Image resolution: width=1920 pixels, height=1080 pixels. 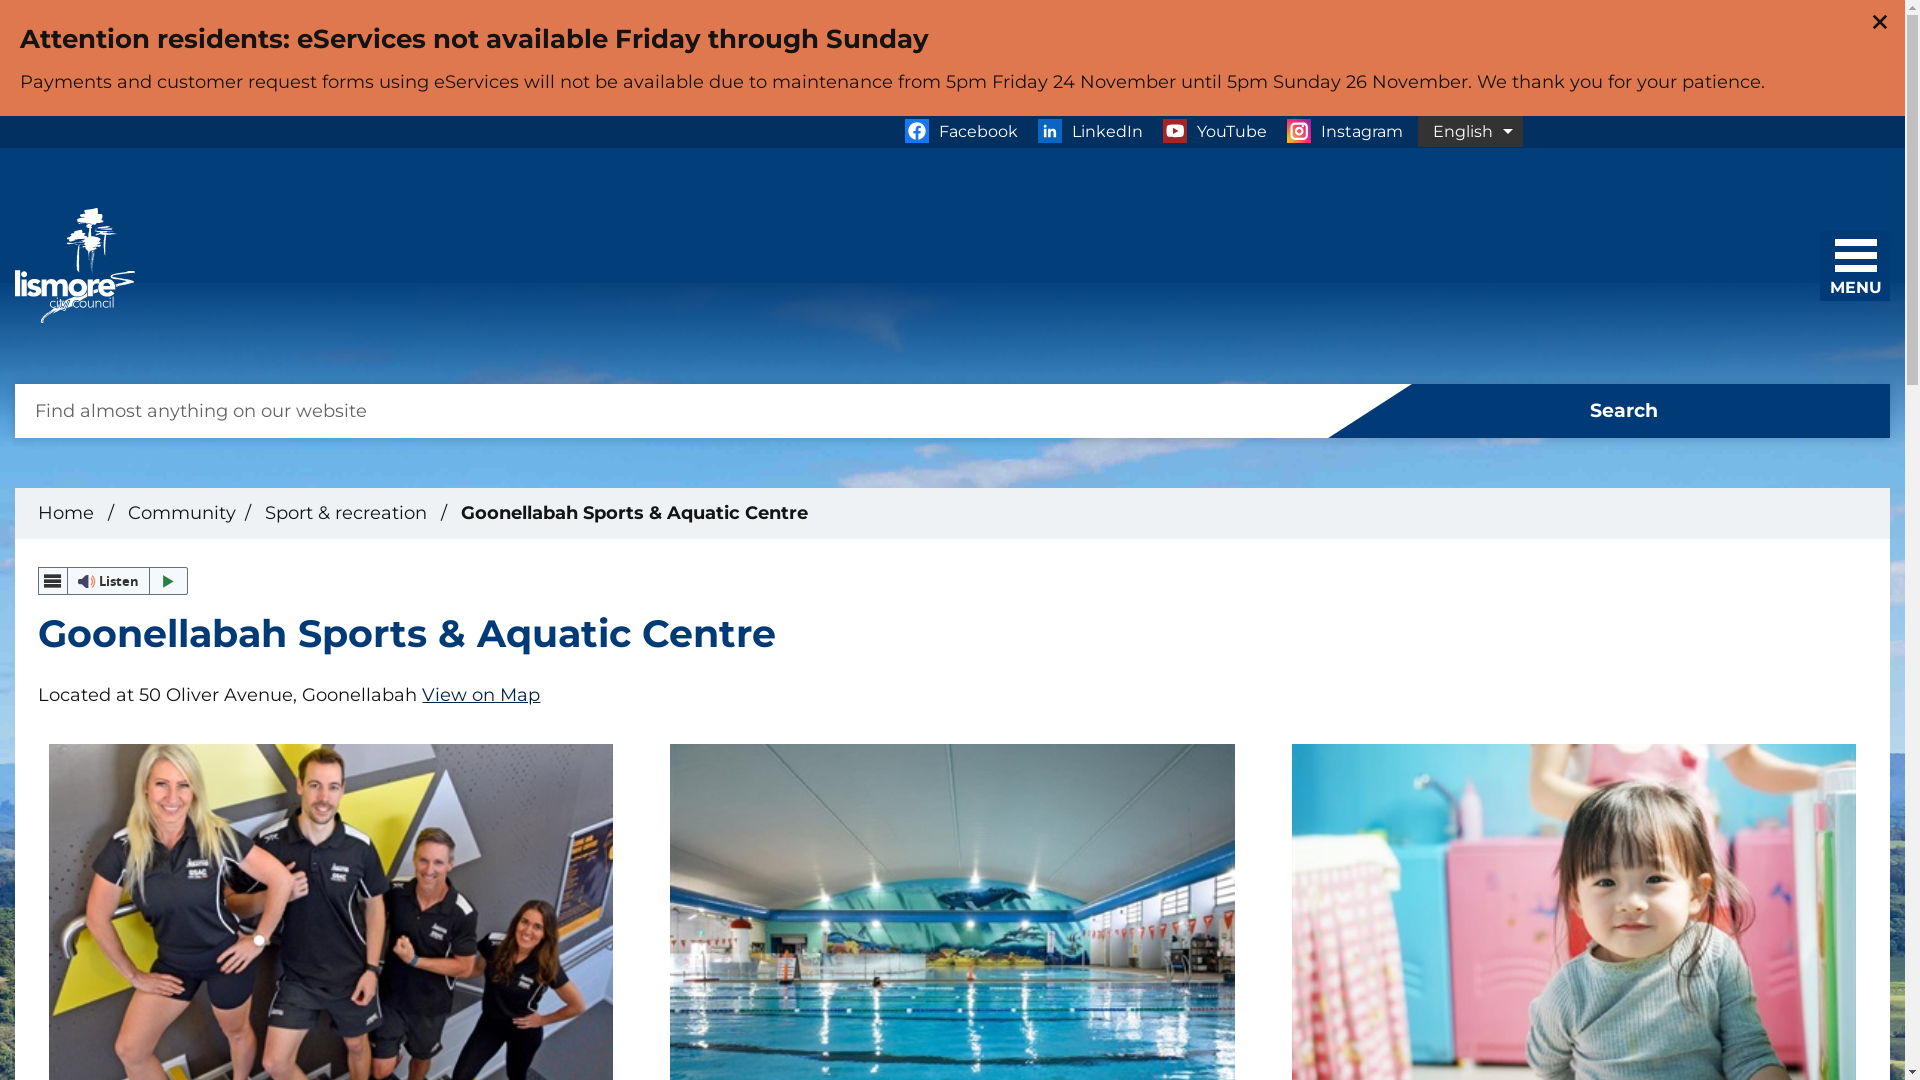 What do you see at coordinates (1416, 131) in the screenshot?
I see `'Your current preferred language is` at bounding box center [1416, 131].